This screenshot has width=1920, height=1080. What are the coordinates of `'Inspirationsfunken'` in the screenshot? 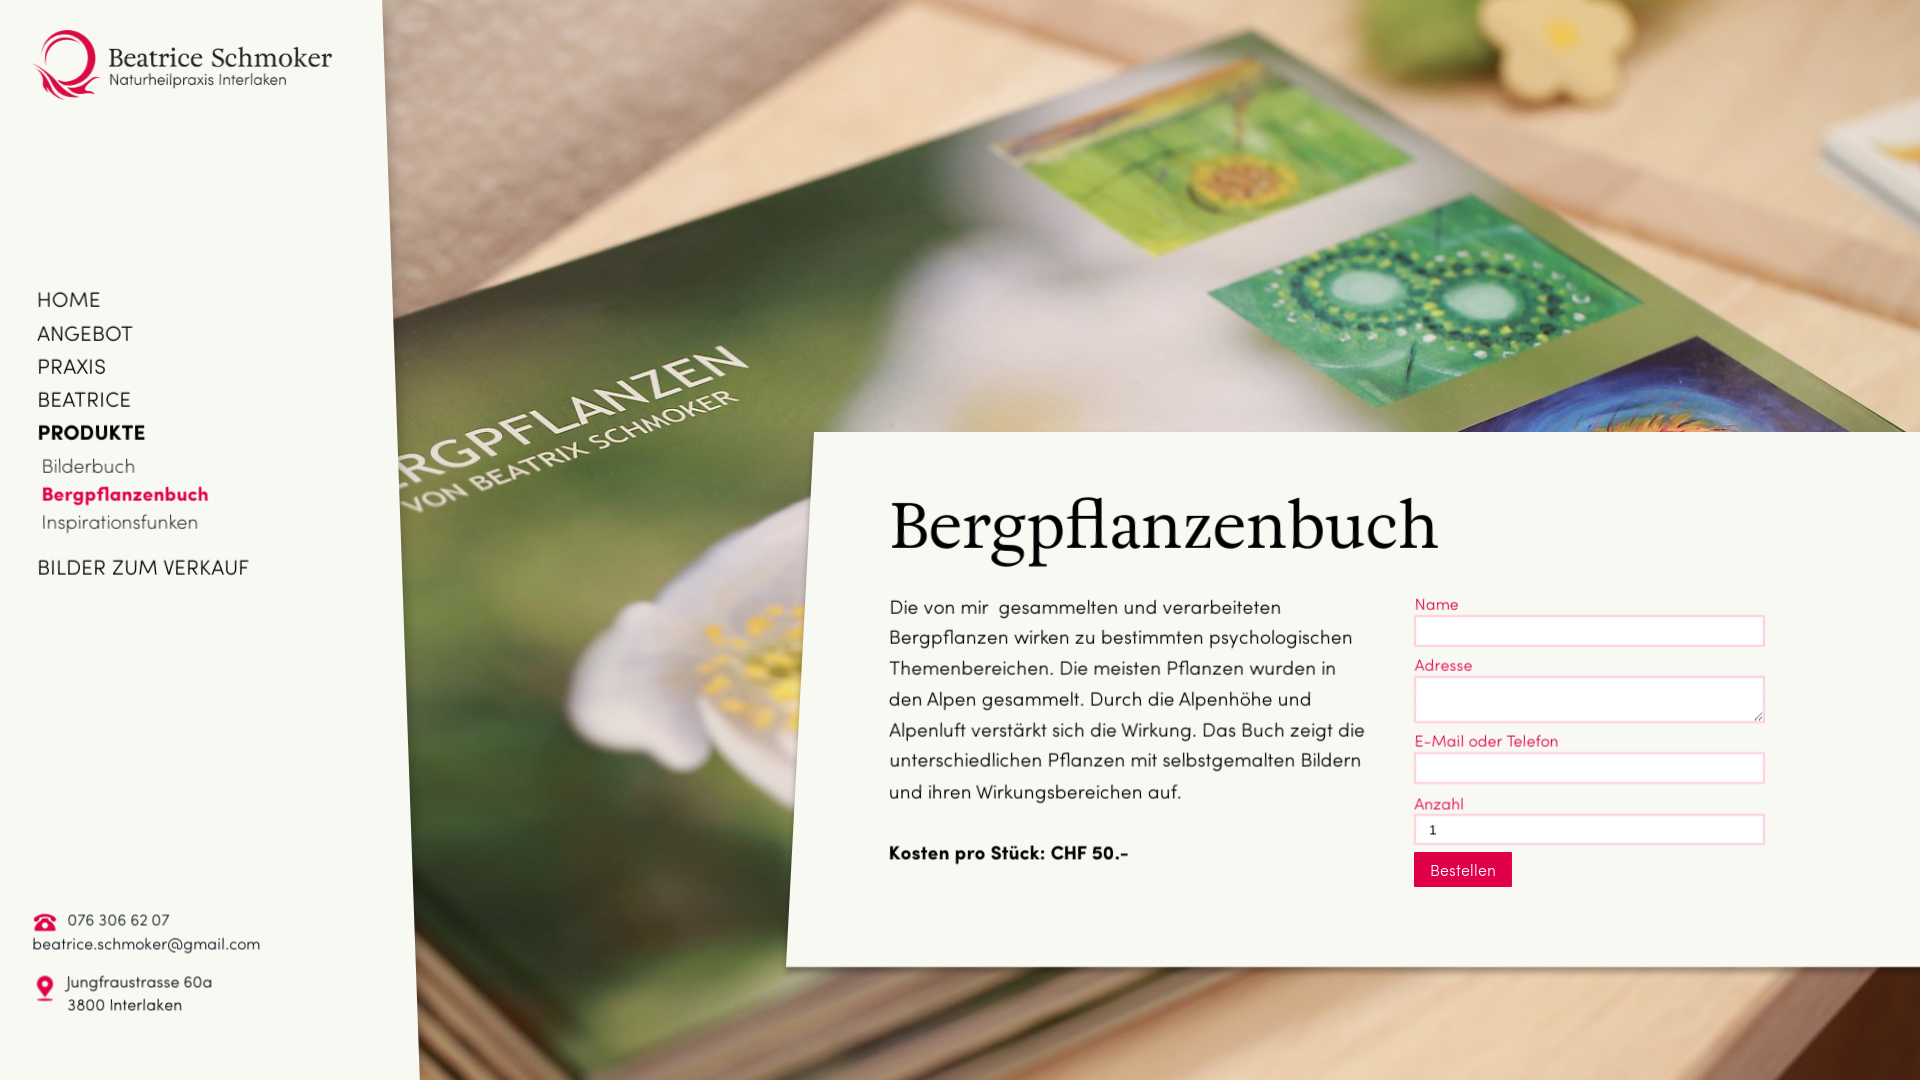 It's located at (119, 519).